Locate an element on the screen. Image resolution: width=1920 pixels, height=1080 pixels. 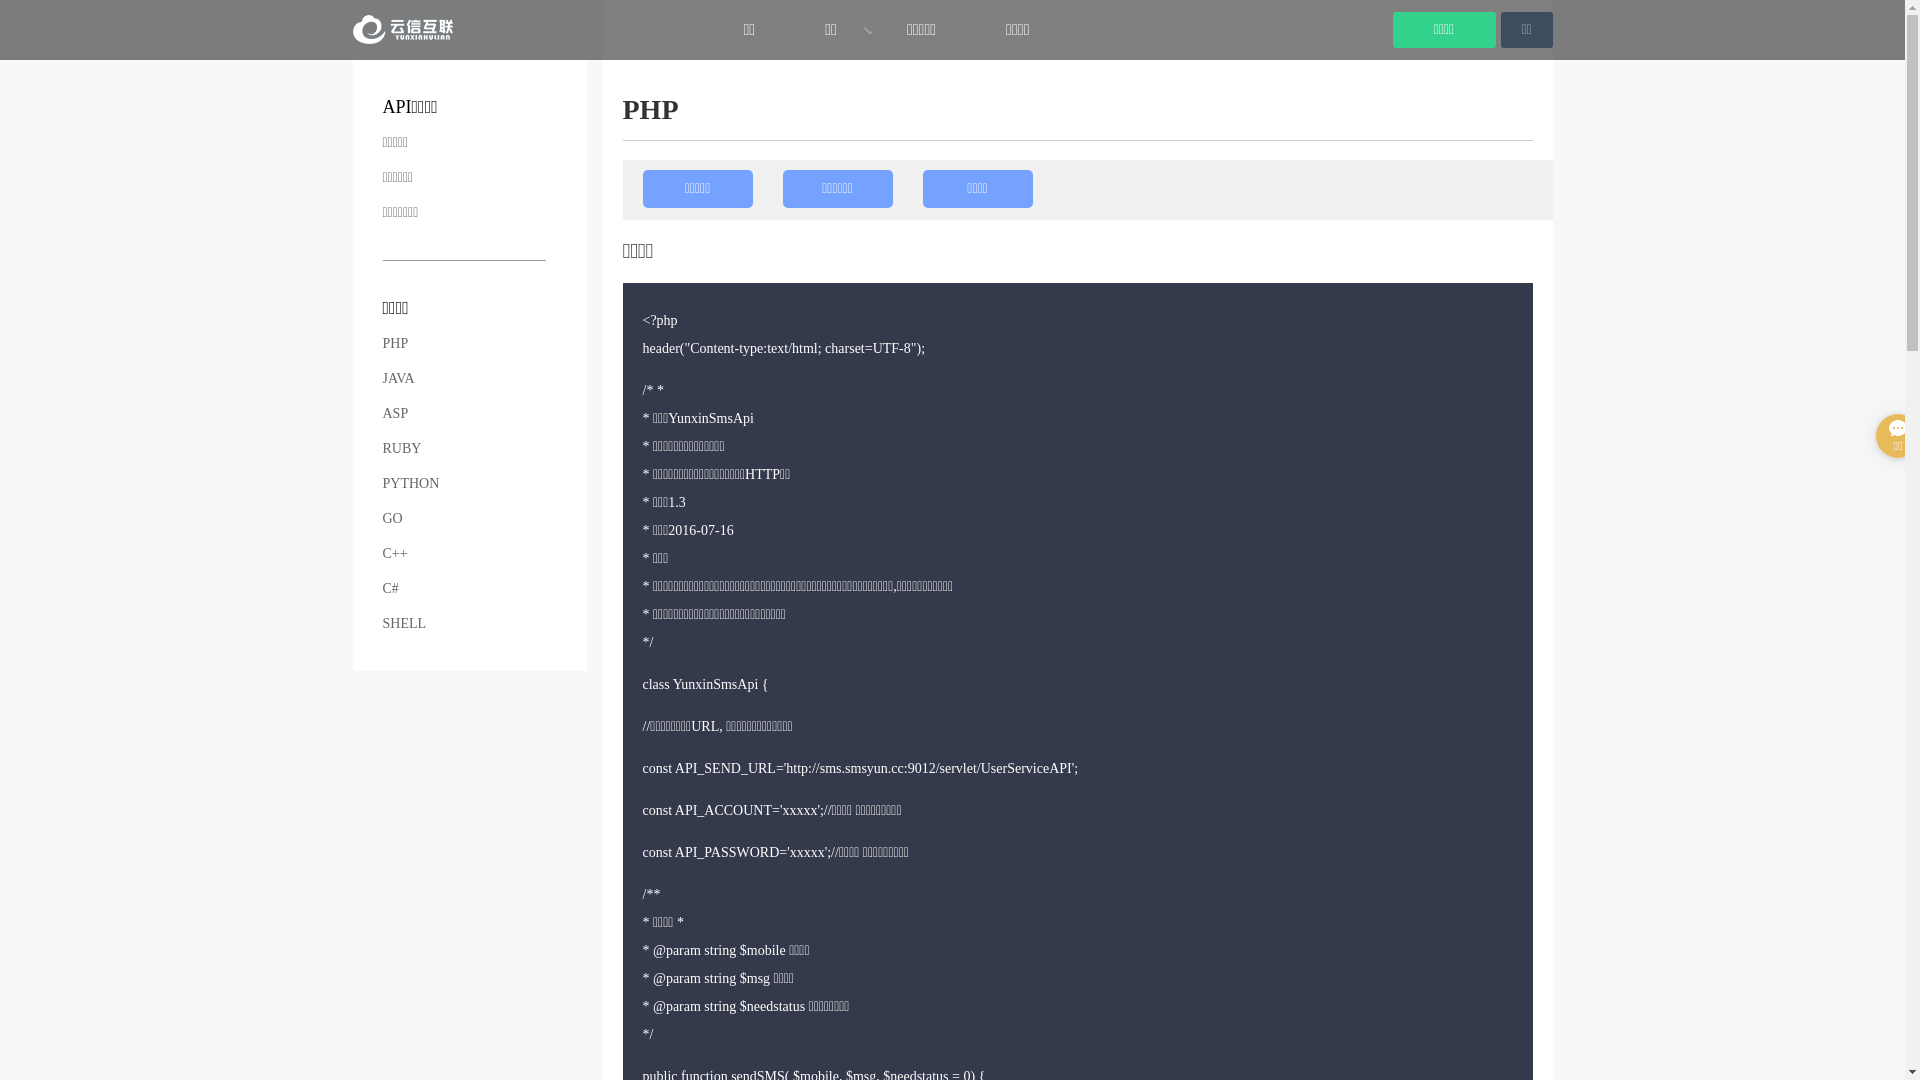
'RUBY' is located at coordinates (400, 447).